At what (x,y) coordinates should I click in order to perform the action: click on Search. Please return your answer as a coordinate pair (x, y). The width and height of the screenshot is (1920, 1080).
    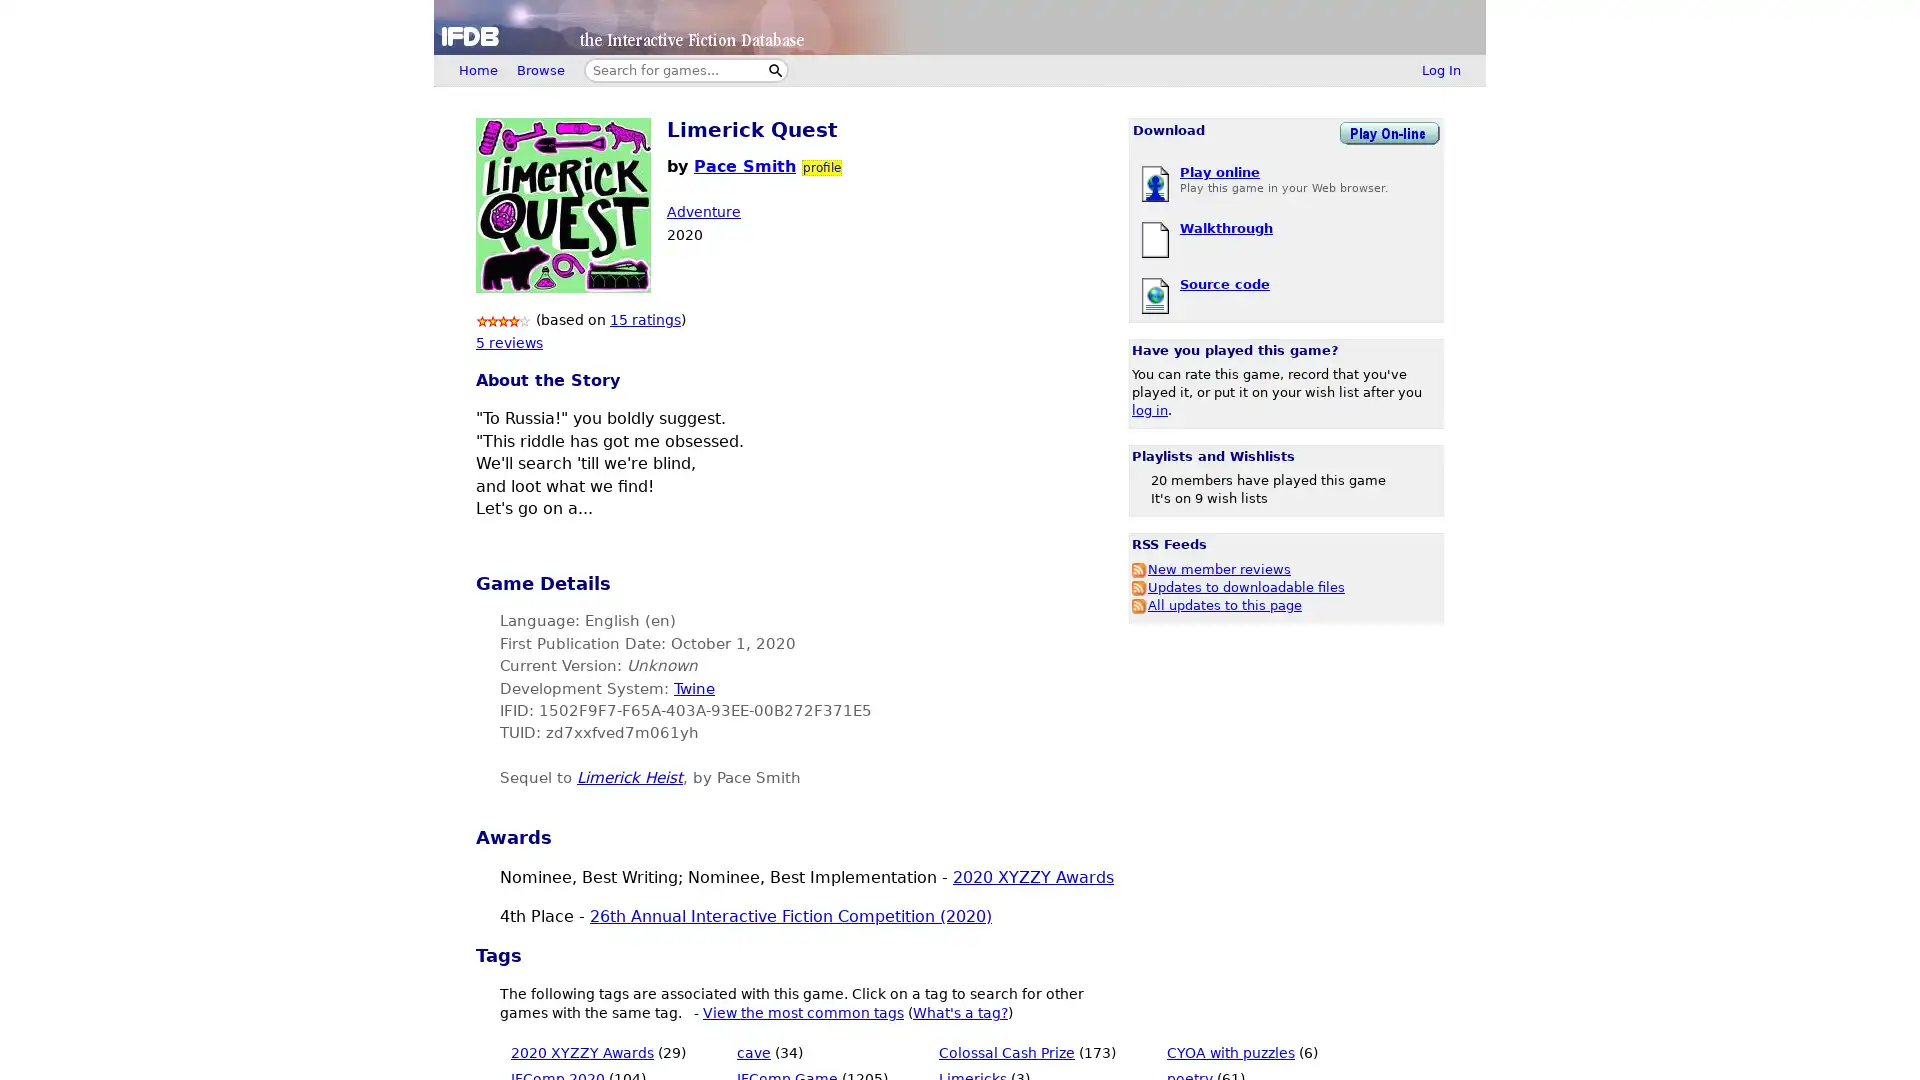
    Looking at the image, I should click on (774, 68).